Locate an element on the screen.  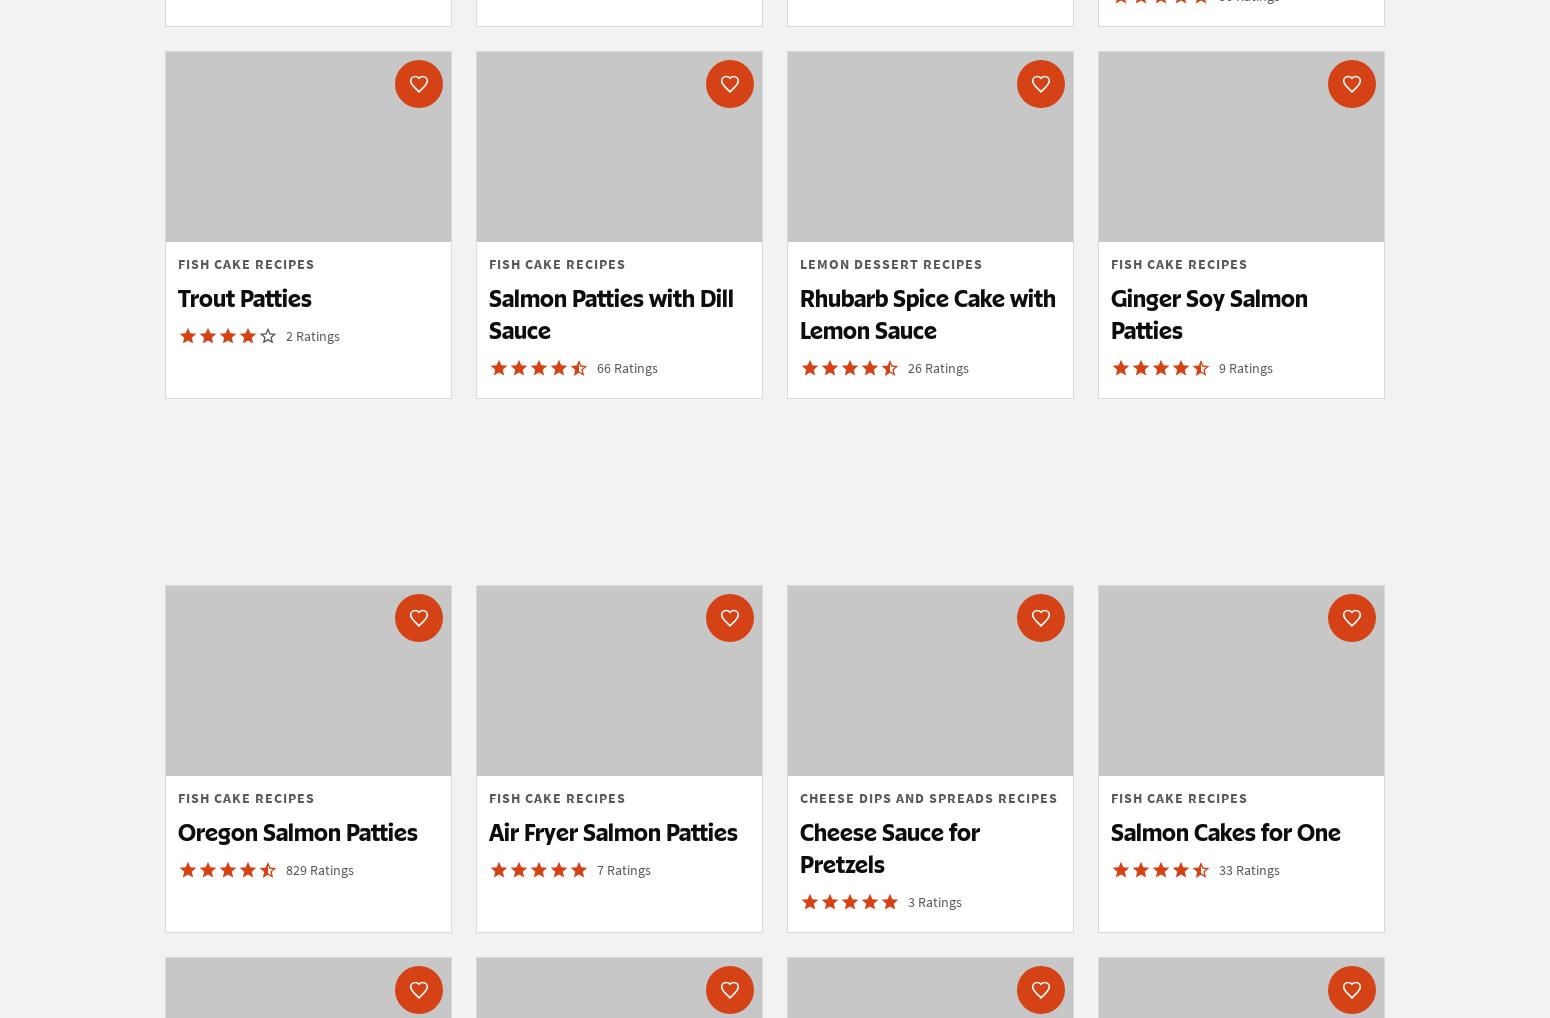
'Oregon Salmon Patties' is located at coordinates (298, 829).